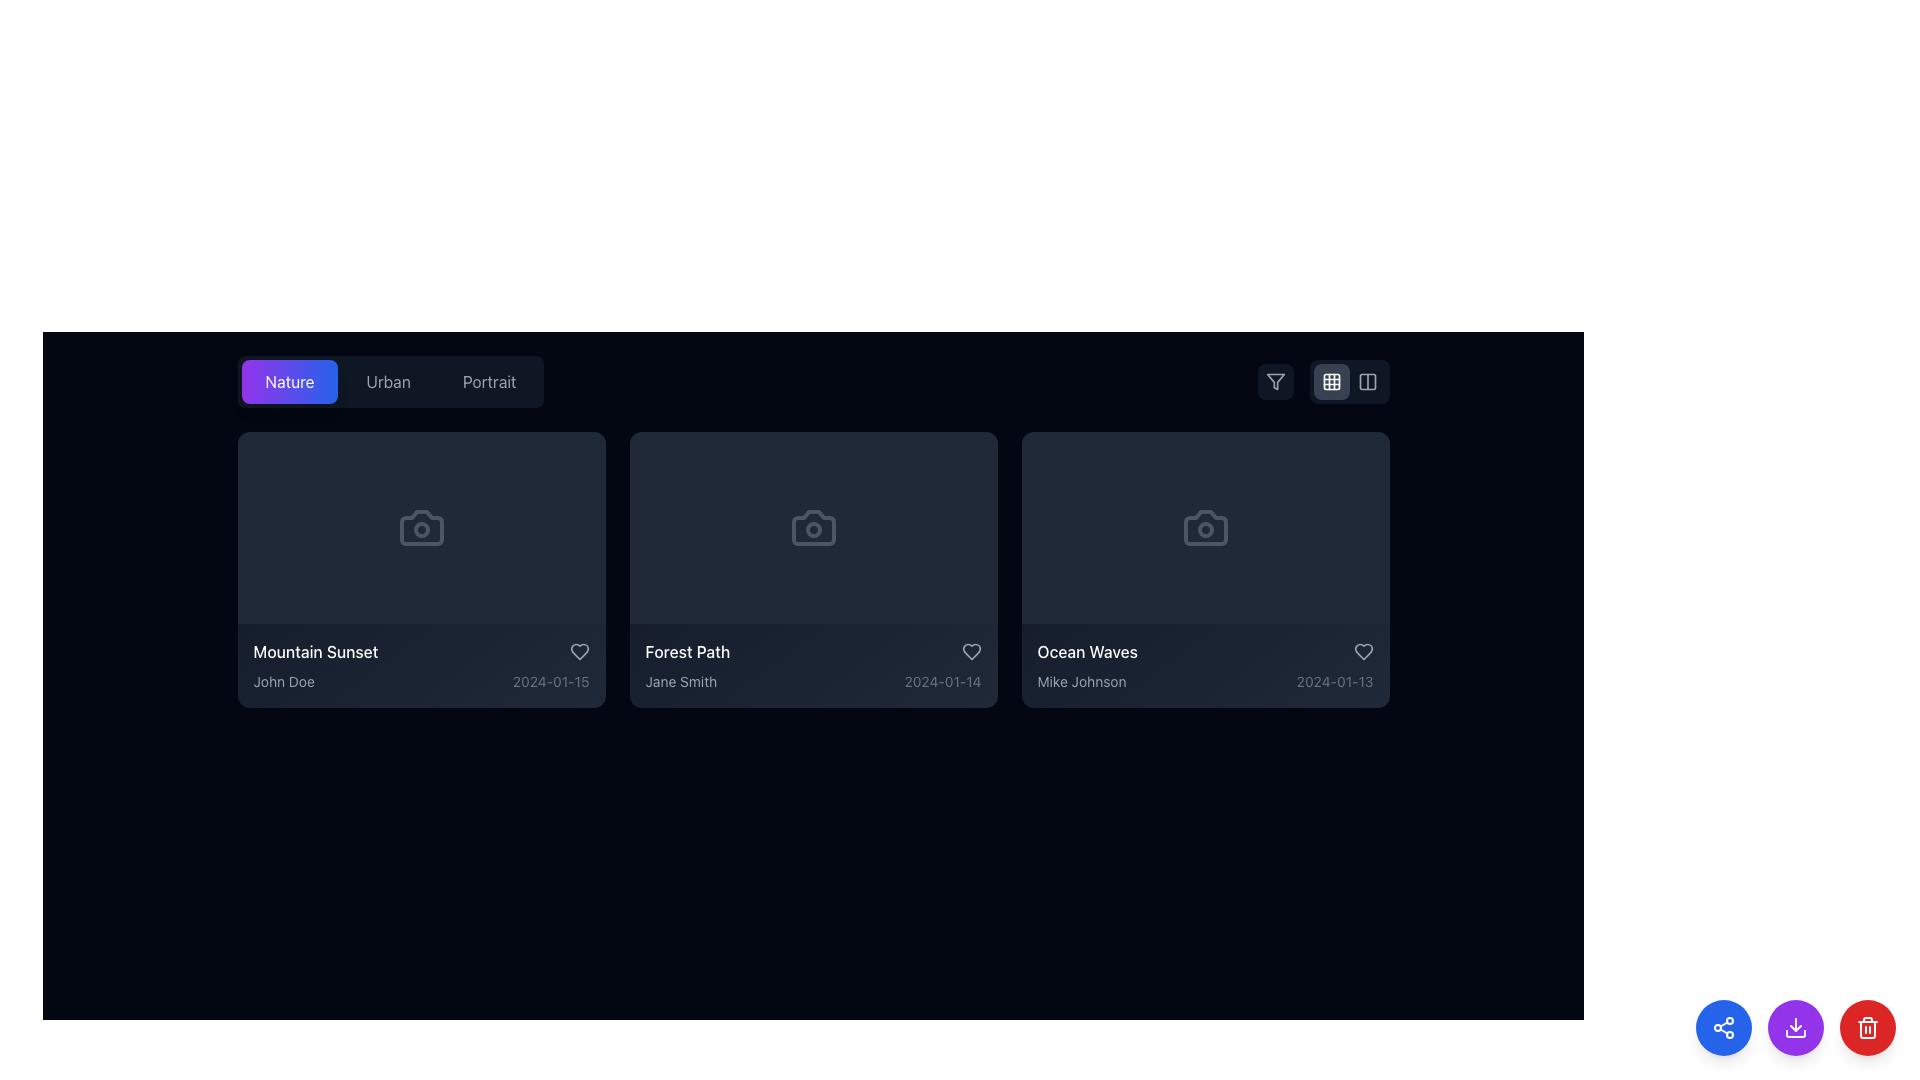 The image size is (1920, 1080). Describe the element at coordinates (1204, 666) in the screenshot. I see `the third card` at that location.